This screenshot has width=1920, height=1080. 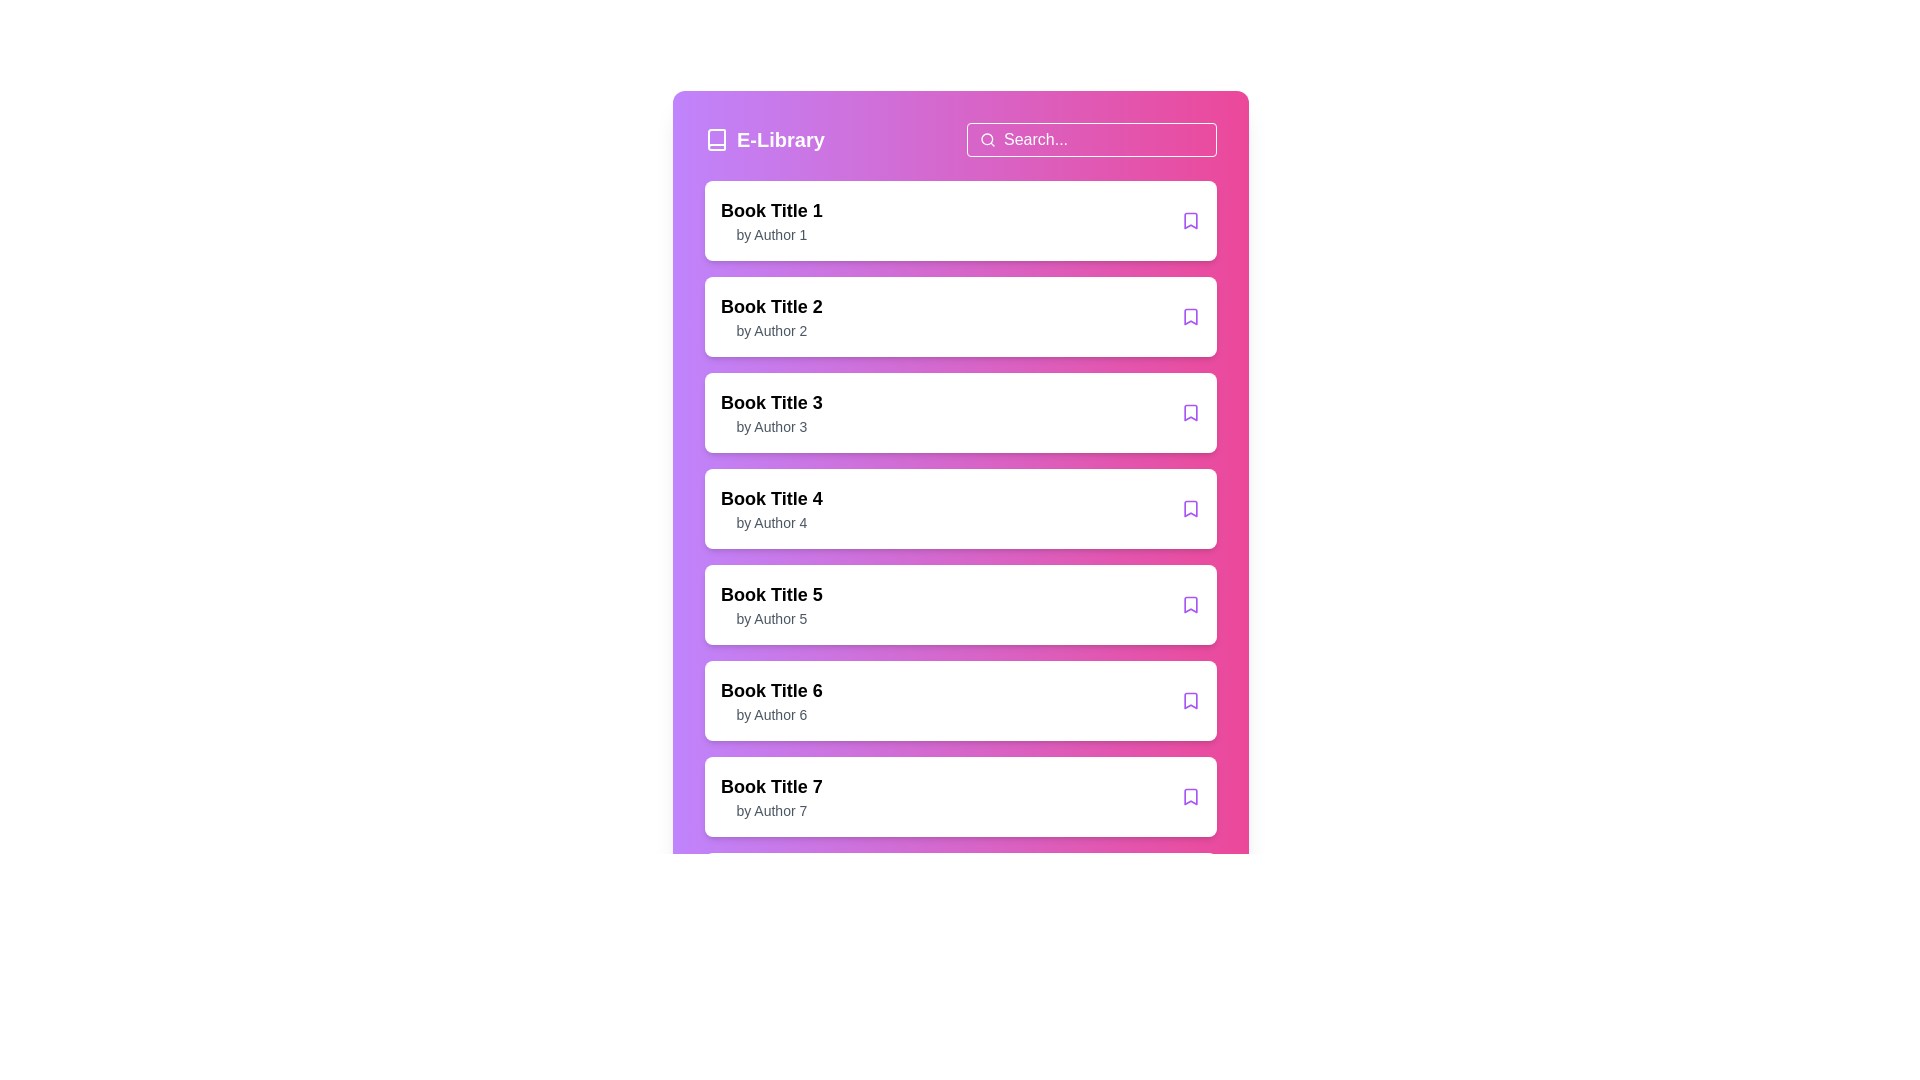 What do you see at coordinates (1190, 508) in the screenshot?
I see `the bookmark icon located in the fourth row of the vertical list, adjacent to 'Book Title 4 by Author 4'` at bounding box center [1190, 508].